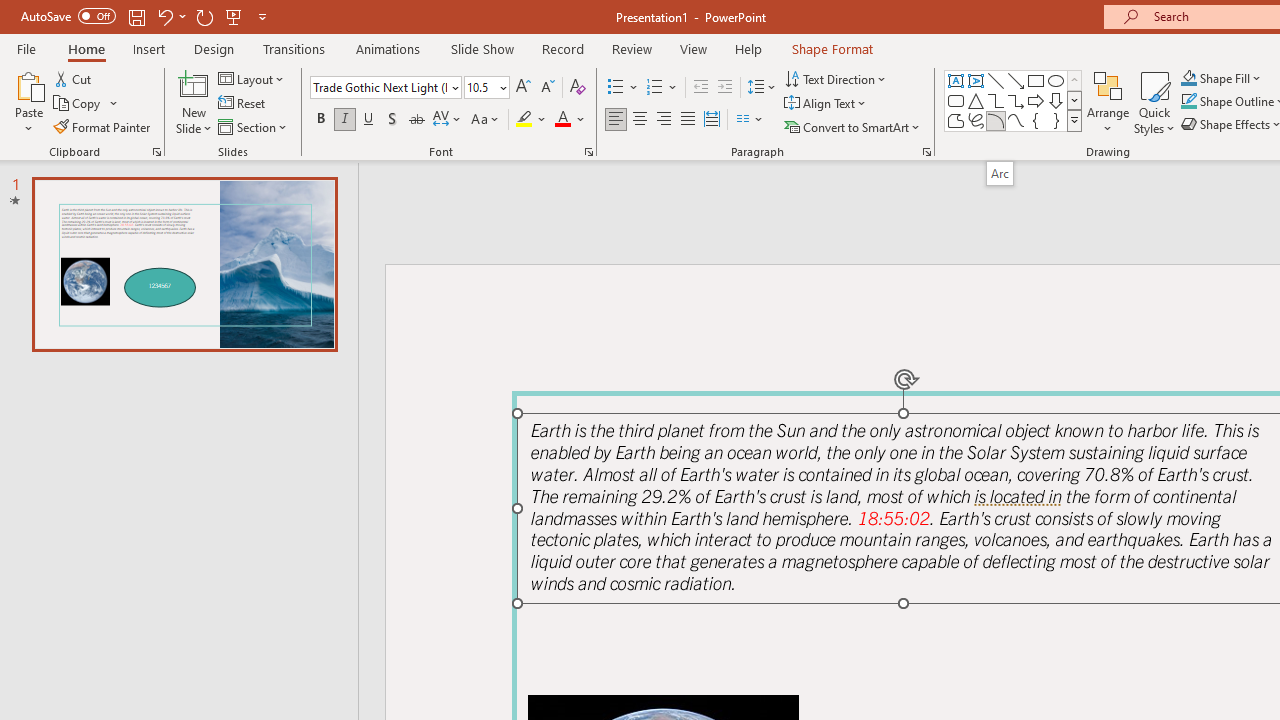 The width and height of the screenshot is (1280, 720). I want to click on 'Shape Outline Teal, Accent 1', so click(1189, 101).